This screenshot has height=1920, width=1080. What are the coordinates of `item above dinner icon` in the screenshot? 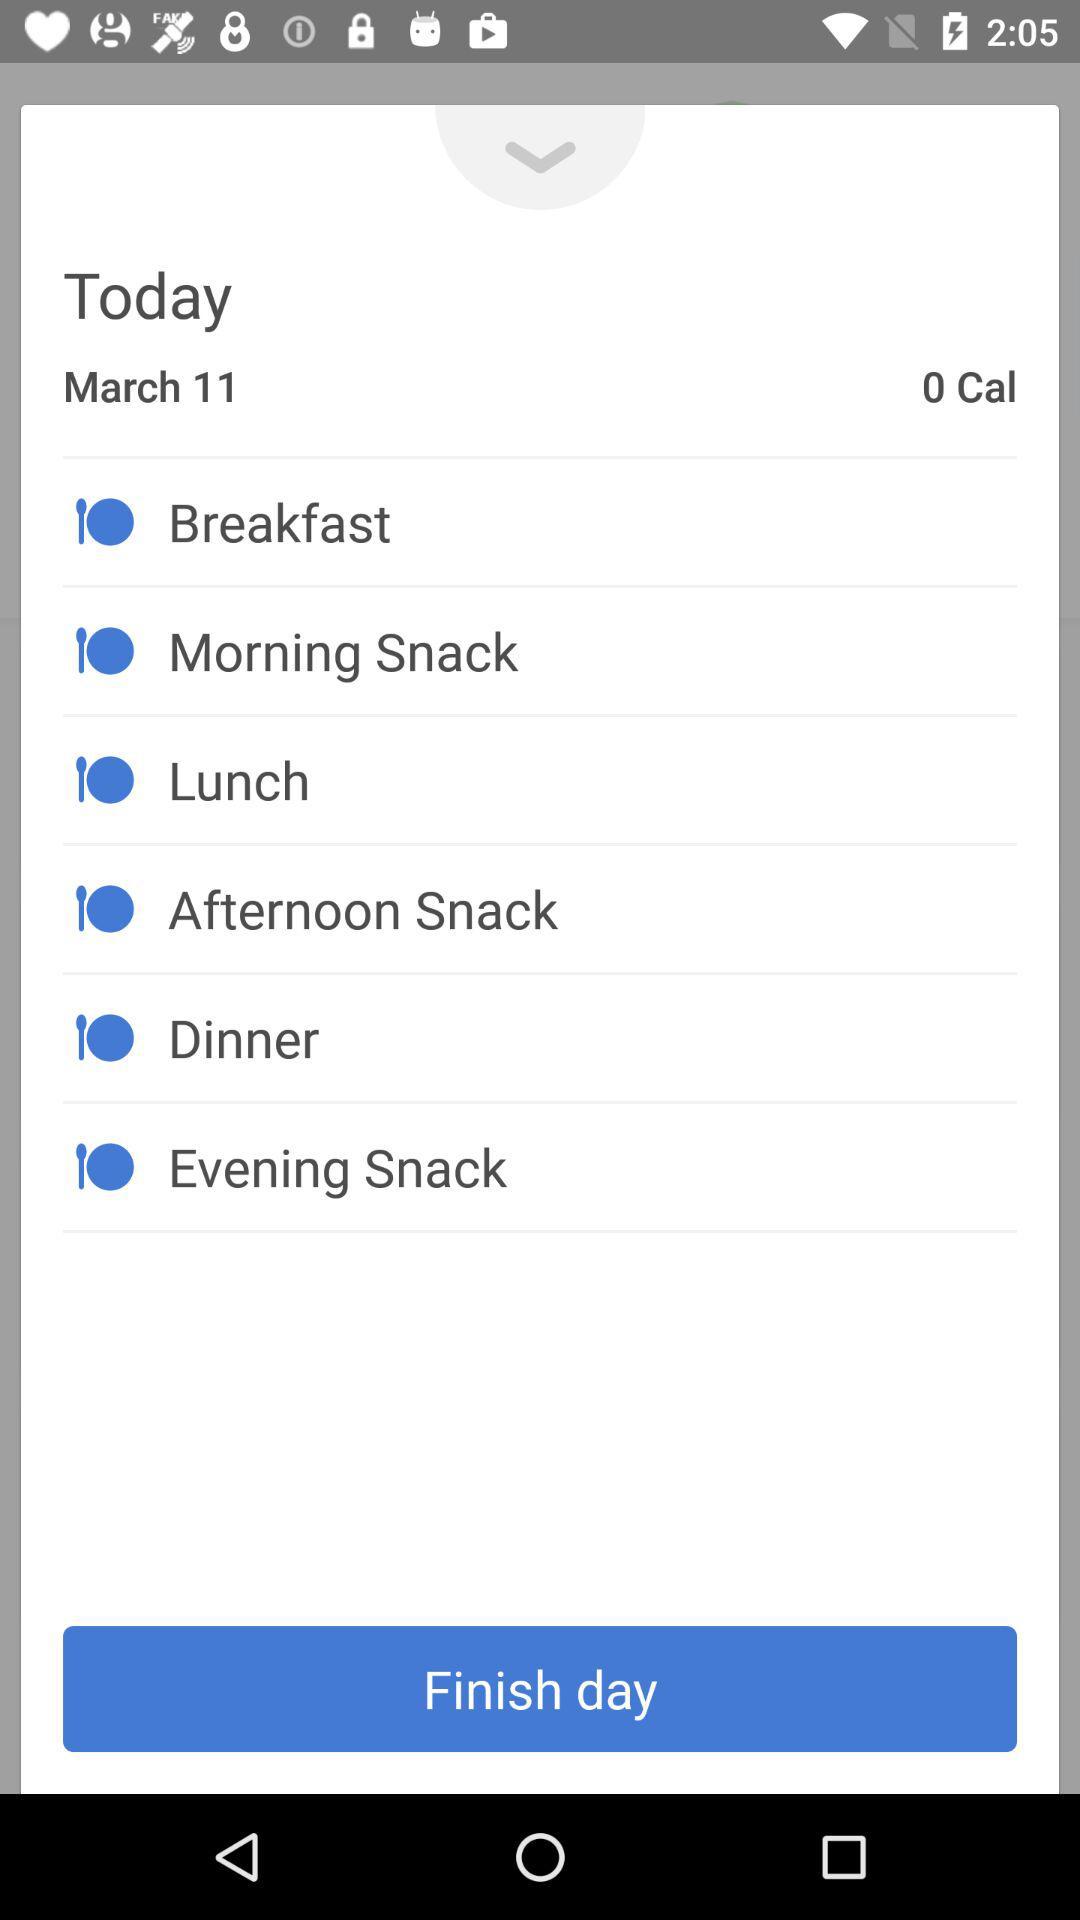 It's located at (591, 907).